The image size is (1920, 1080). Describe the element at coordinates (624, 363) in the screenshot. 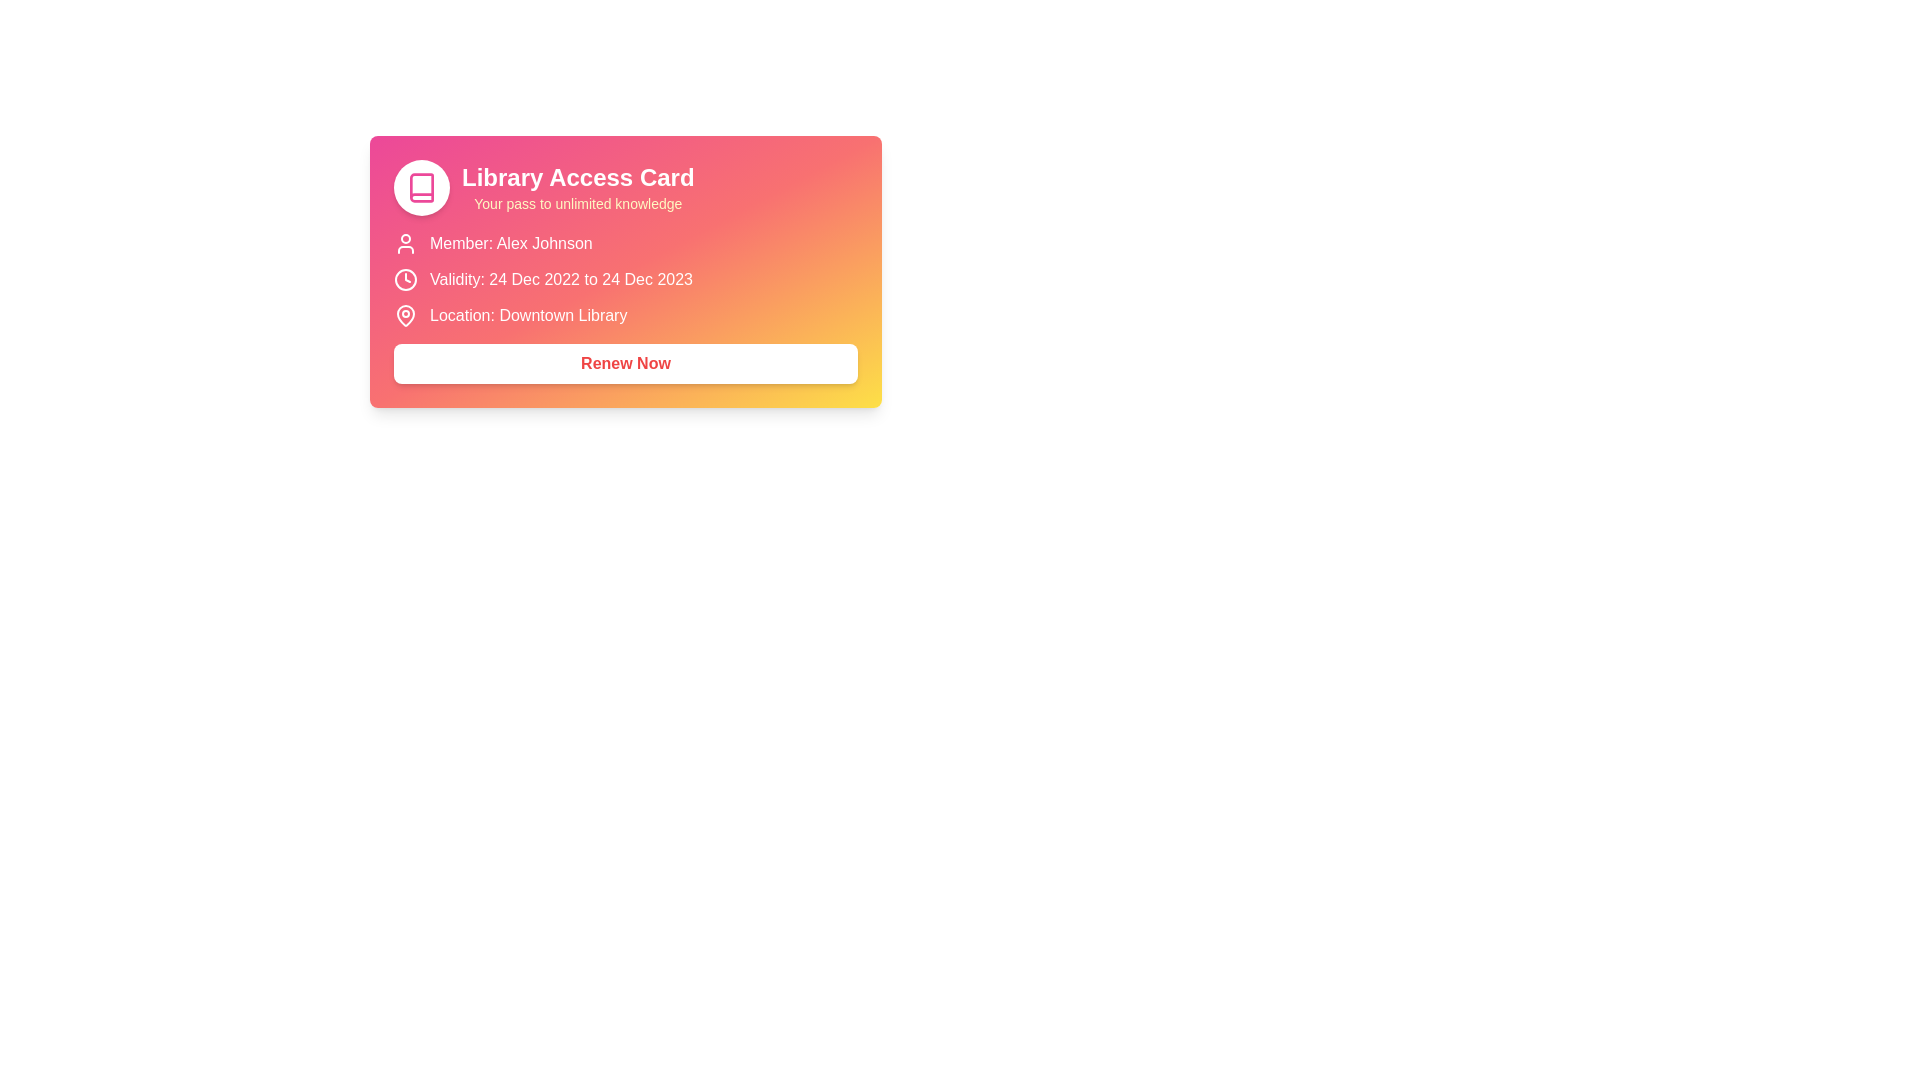

I see `the 'Renew Library Membership' button located at the bottom of the 'Library Access Card'` at that location.